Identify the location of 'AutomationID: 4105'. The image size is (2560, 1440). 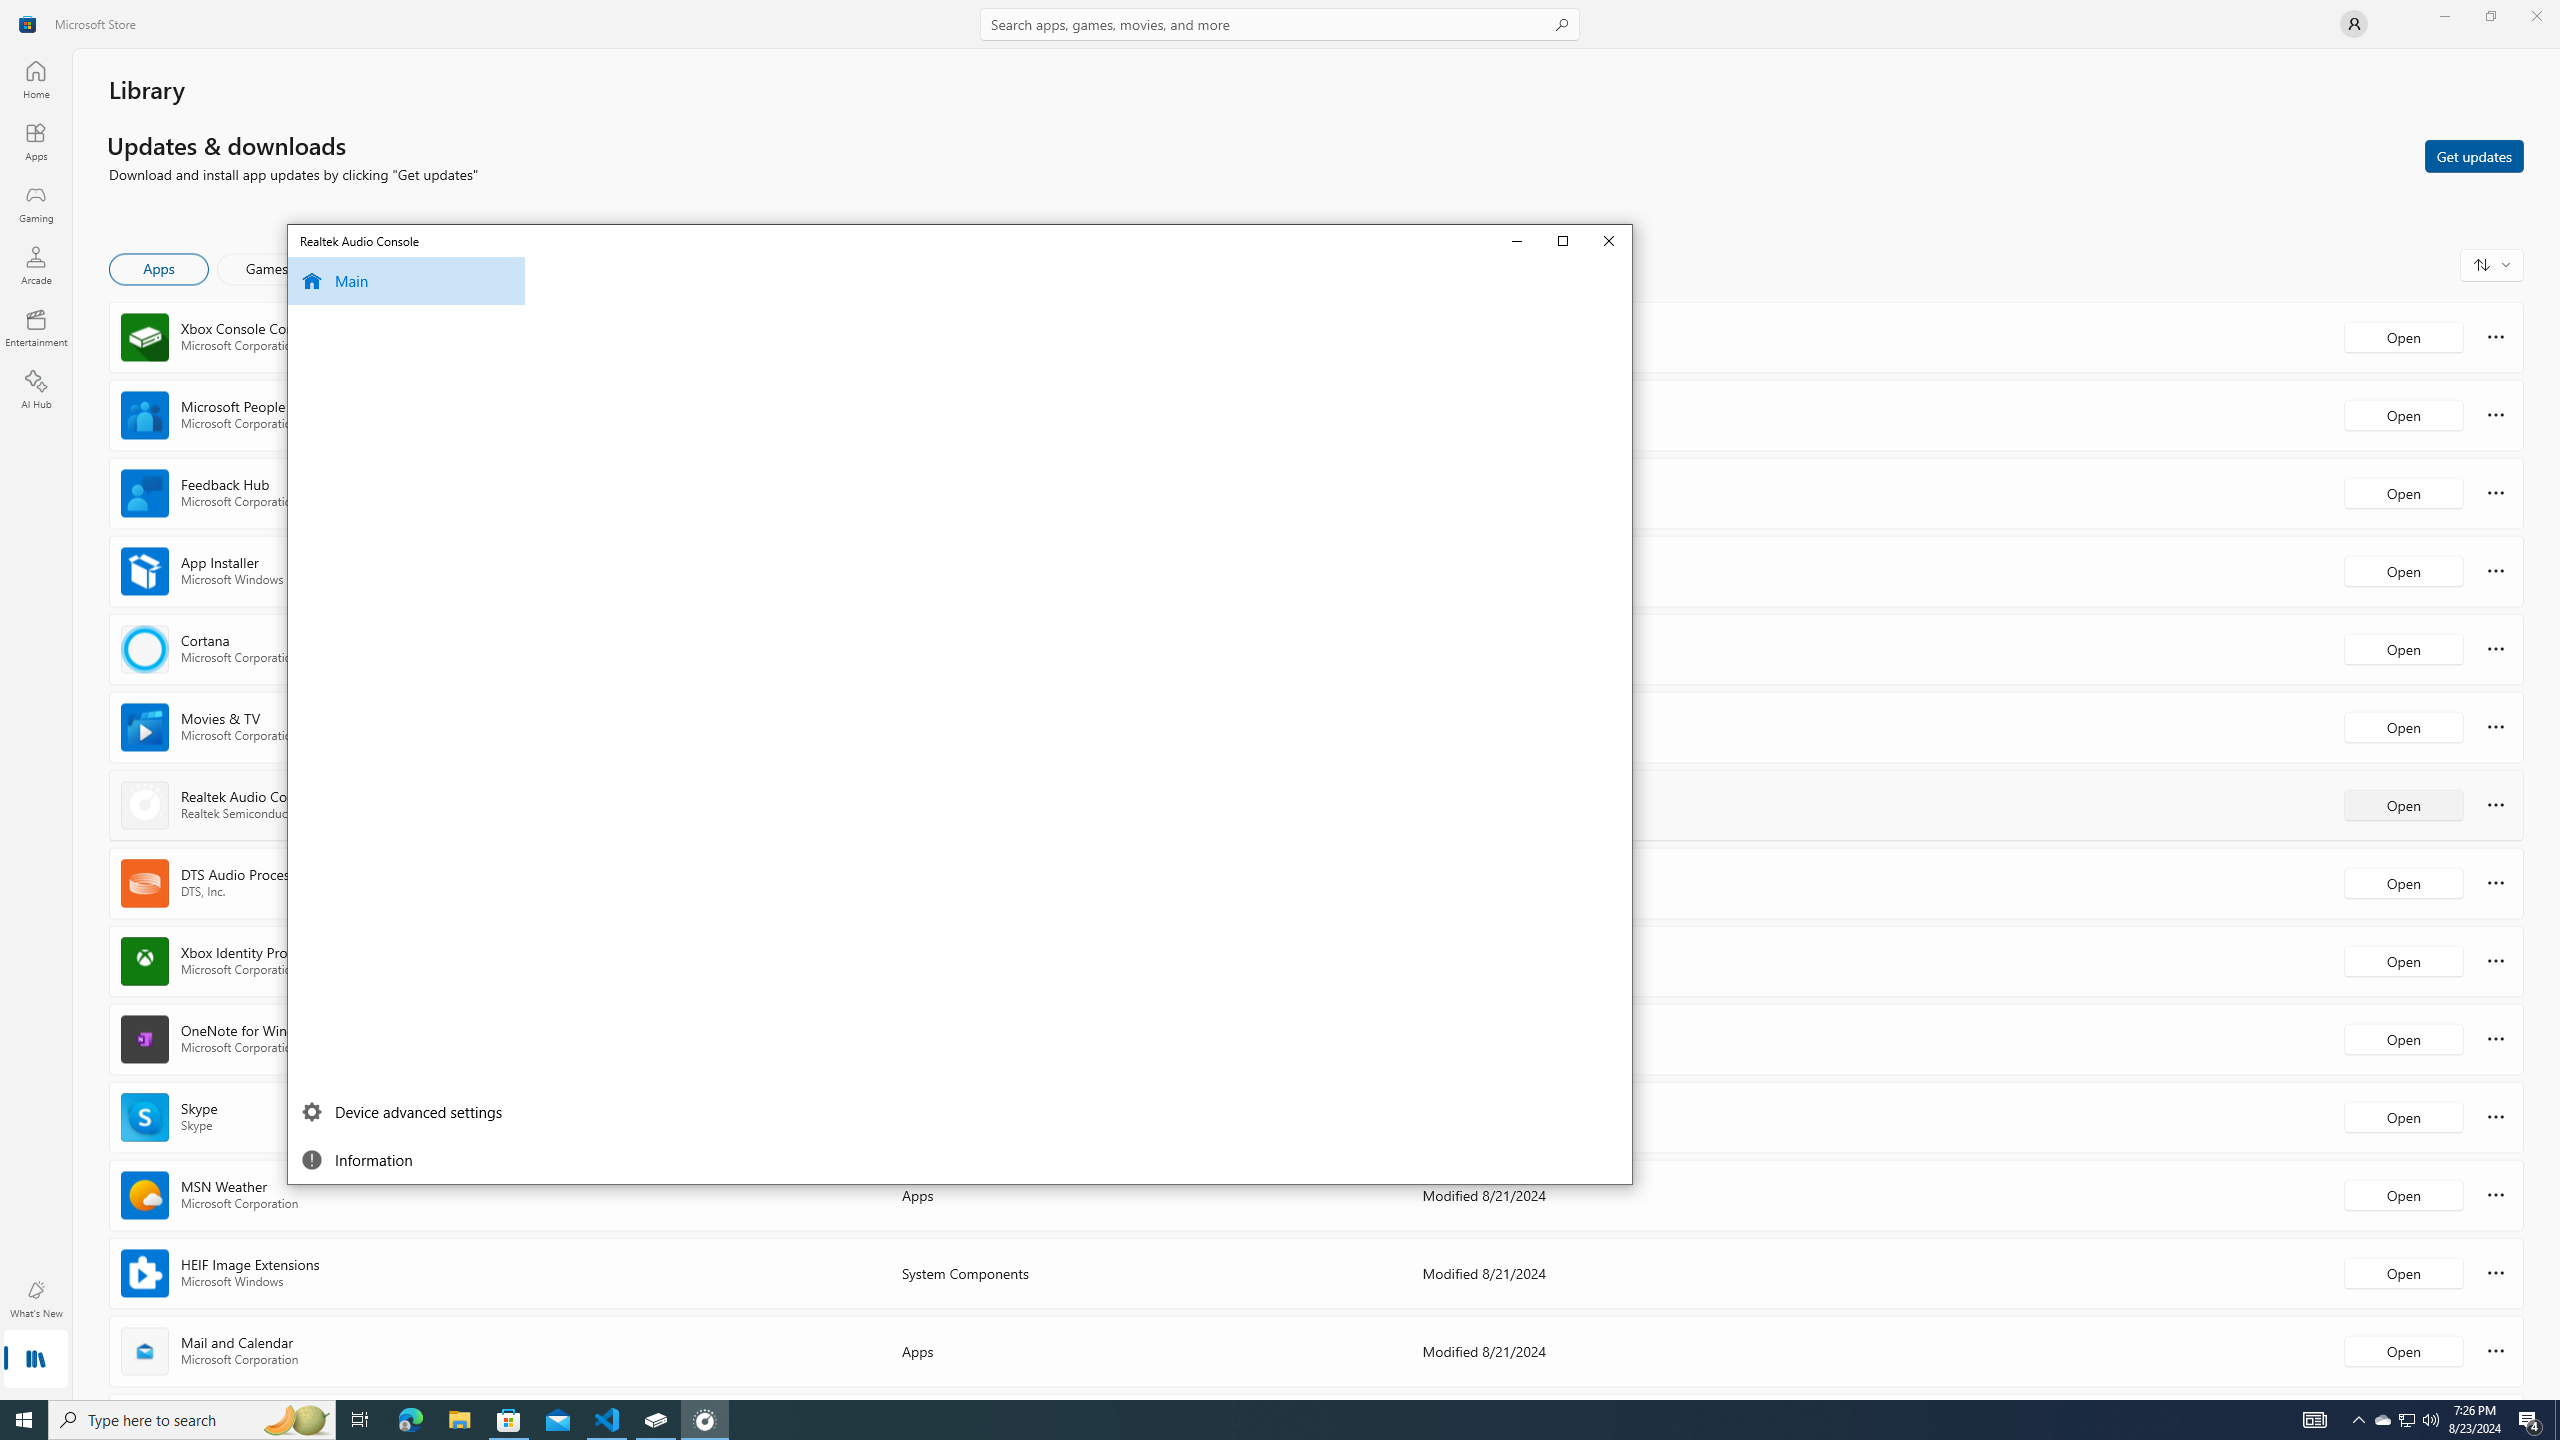
(2315, 1418).